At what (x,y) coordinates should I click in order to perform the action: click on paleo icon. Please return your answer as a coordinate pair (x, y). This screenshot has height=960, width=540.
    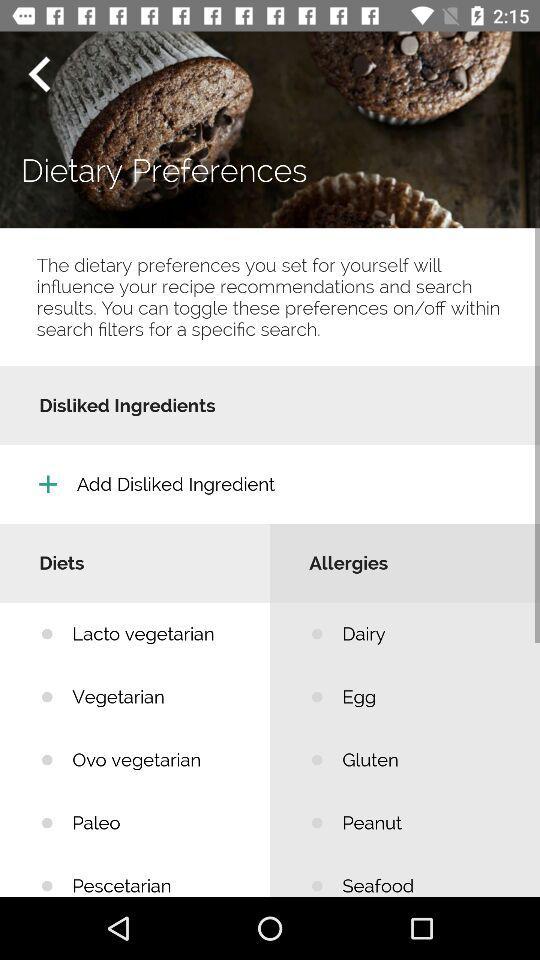
    Looking at the image, I should click on (155, 823).